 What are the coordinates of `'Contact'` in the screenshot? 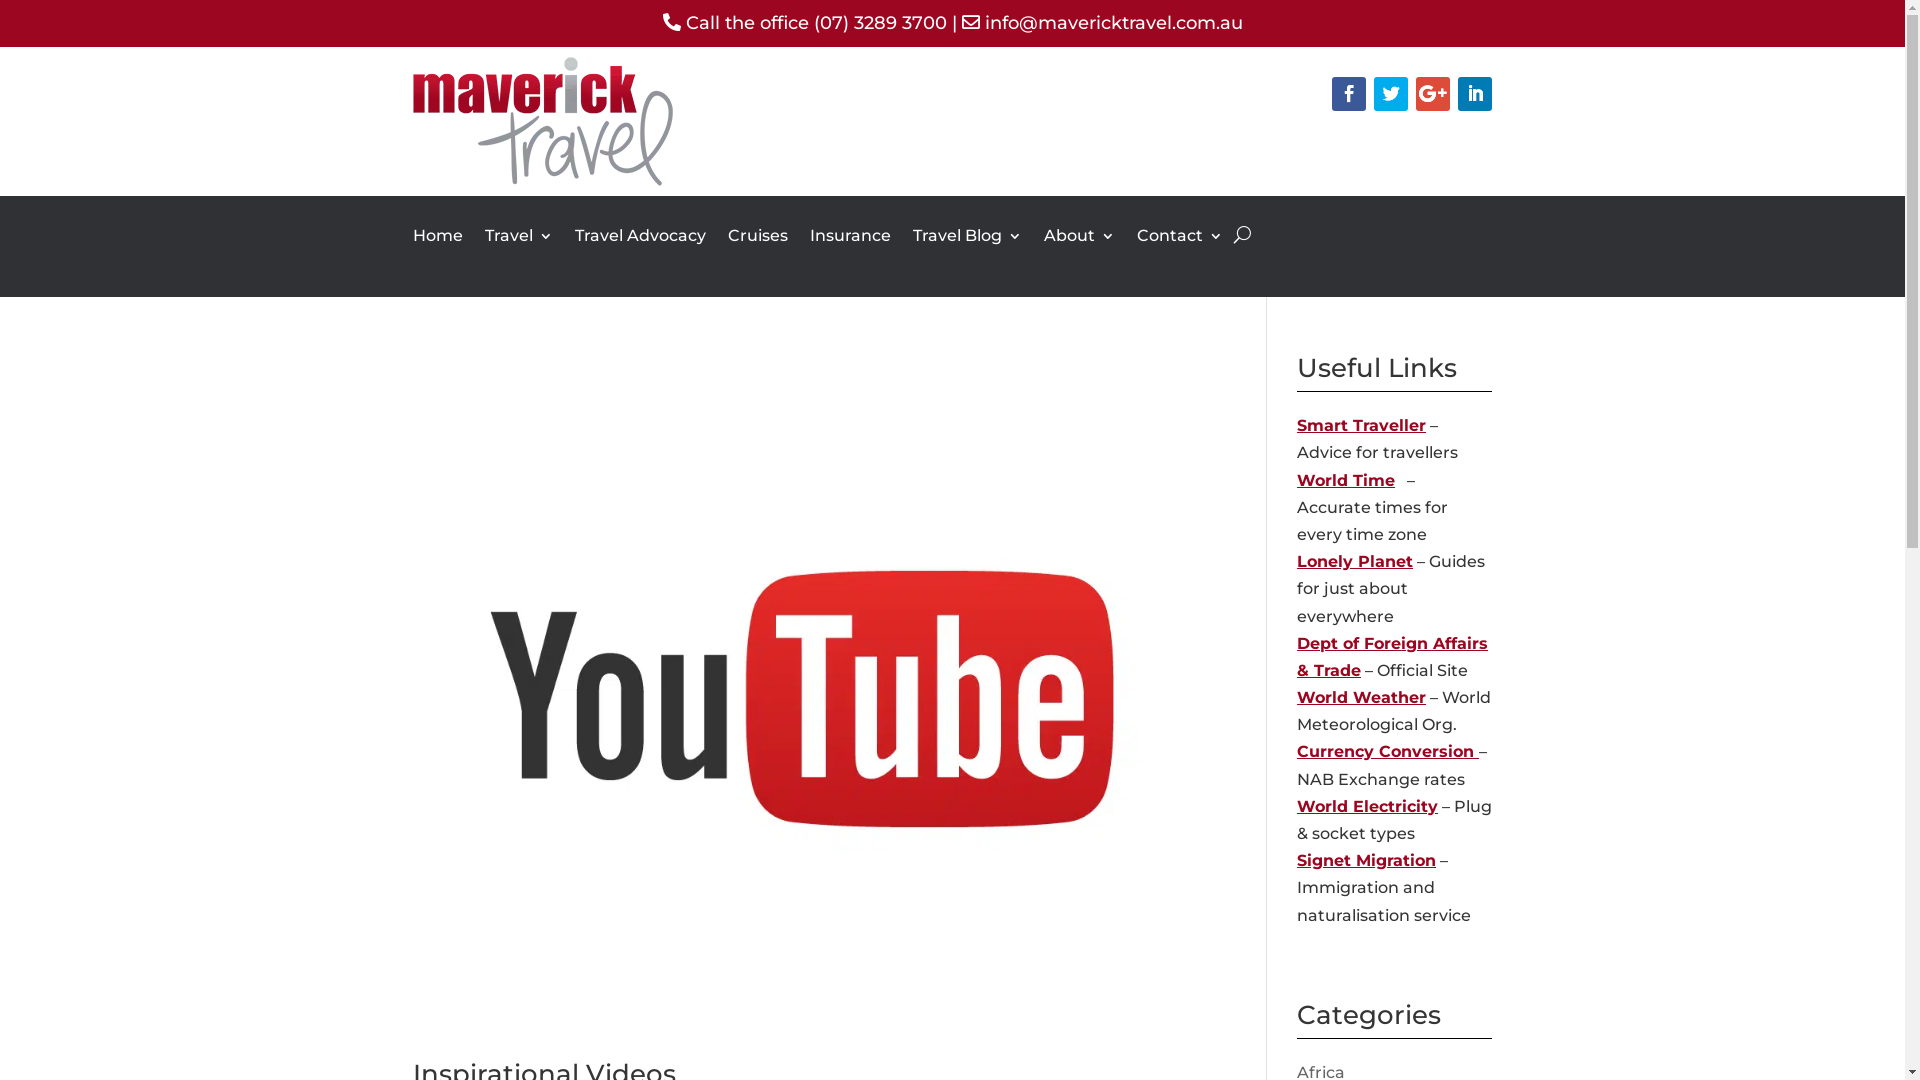 It's located at (1179, 249).